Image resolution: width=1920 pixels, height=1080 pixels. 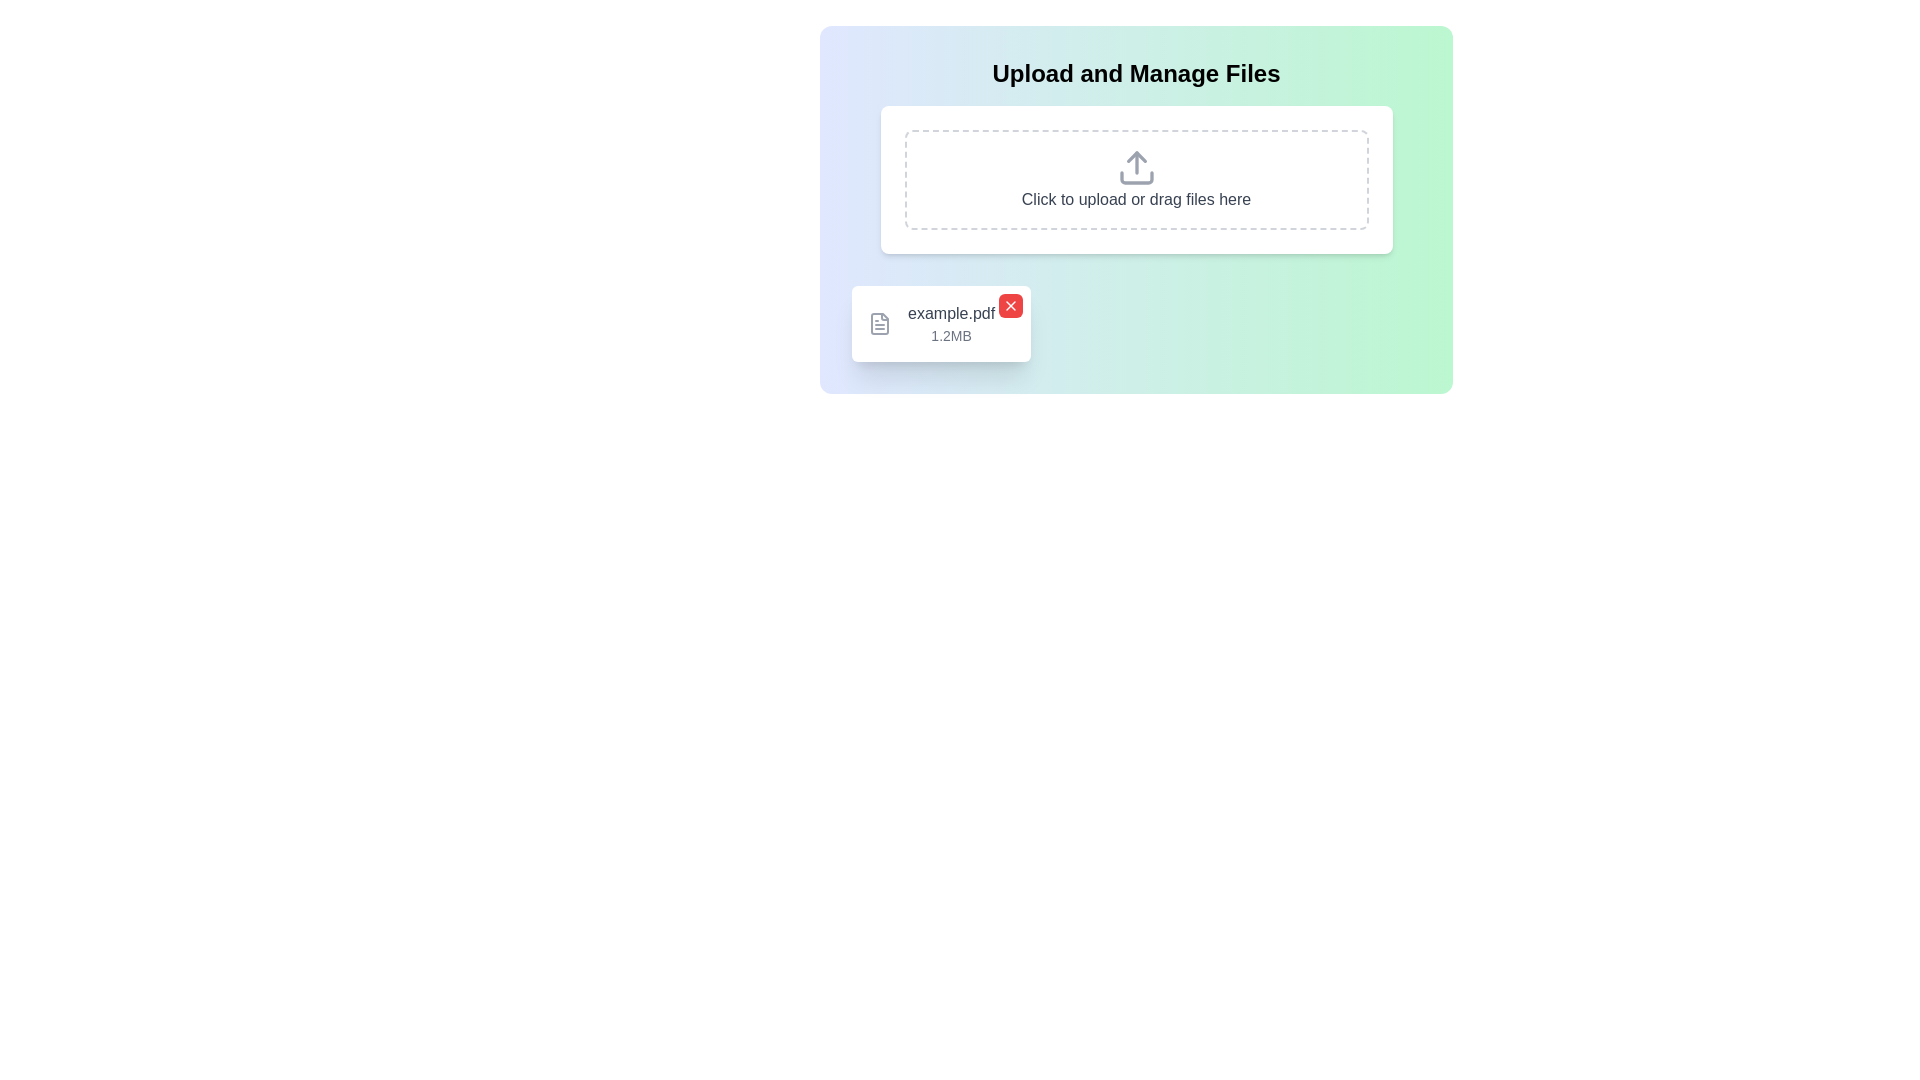 What do you see at coordinates (1136, 180) in the screenshot?
I see `the Interactive file upload area, which is a rectangular area with a dashed border and an upward arrow icon` at bounding box center [1136, 180].